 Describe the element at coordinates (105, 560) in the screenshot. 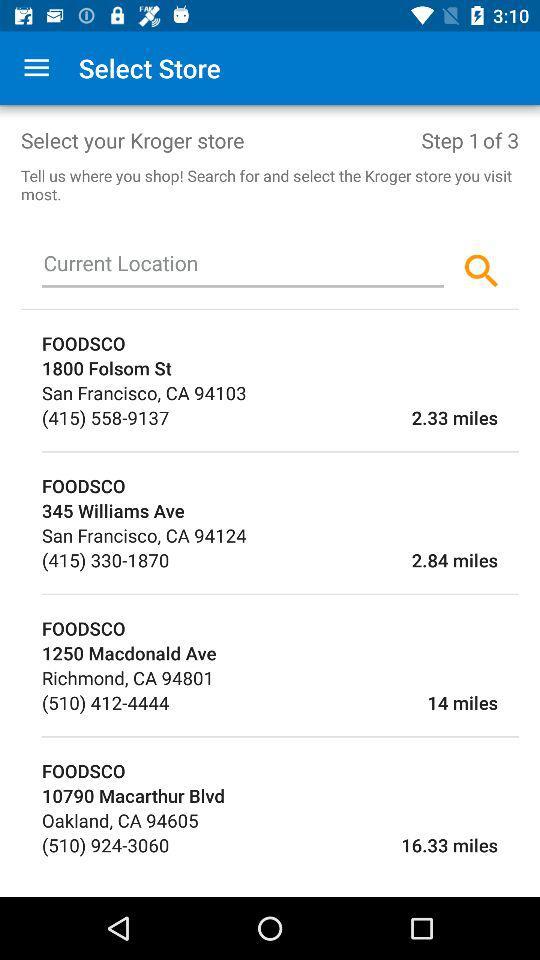

I see `the (415) 330-1870 icon` at that location.